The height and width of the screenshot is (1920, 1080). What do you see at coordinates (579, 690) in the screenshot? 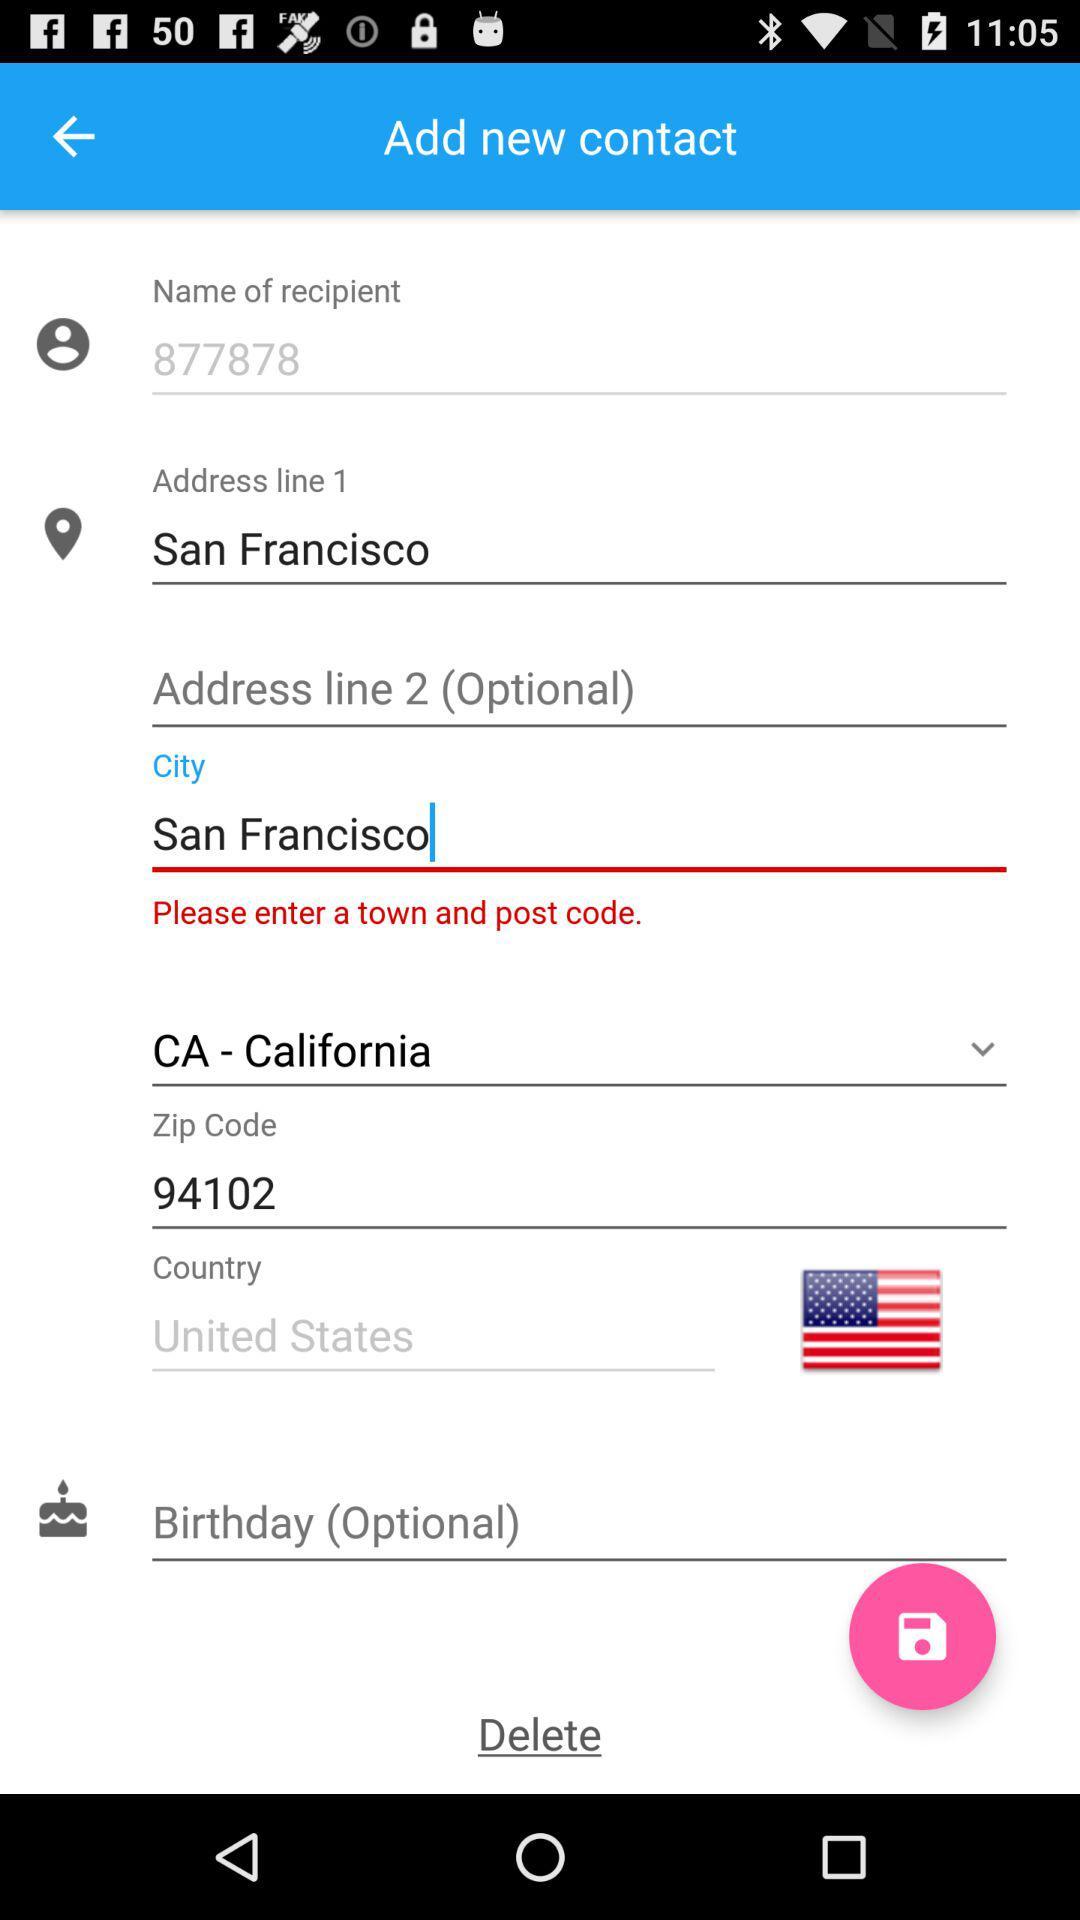
I see `address line 2 textbox` at bounding box center [579, 690].